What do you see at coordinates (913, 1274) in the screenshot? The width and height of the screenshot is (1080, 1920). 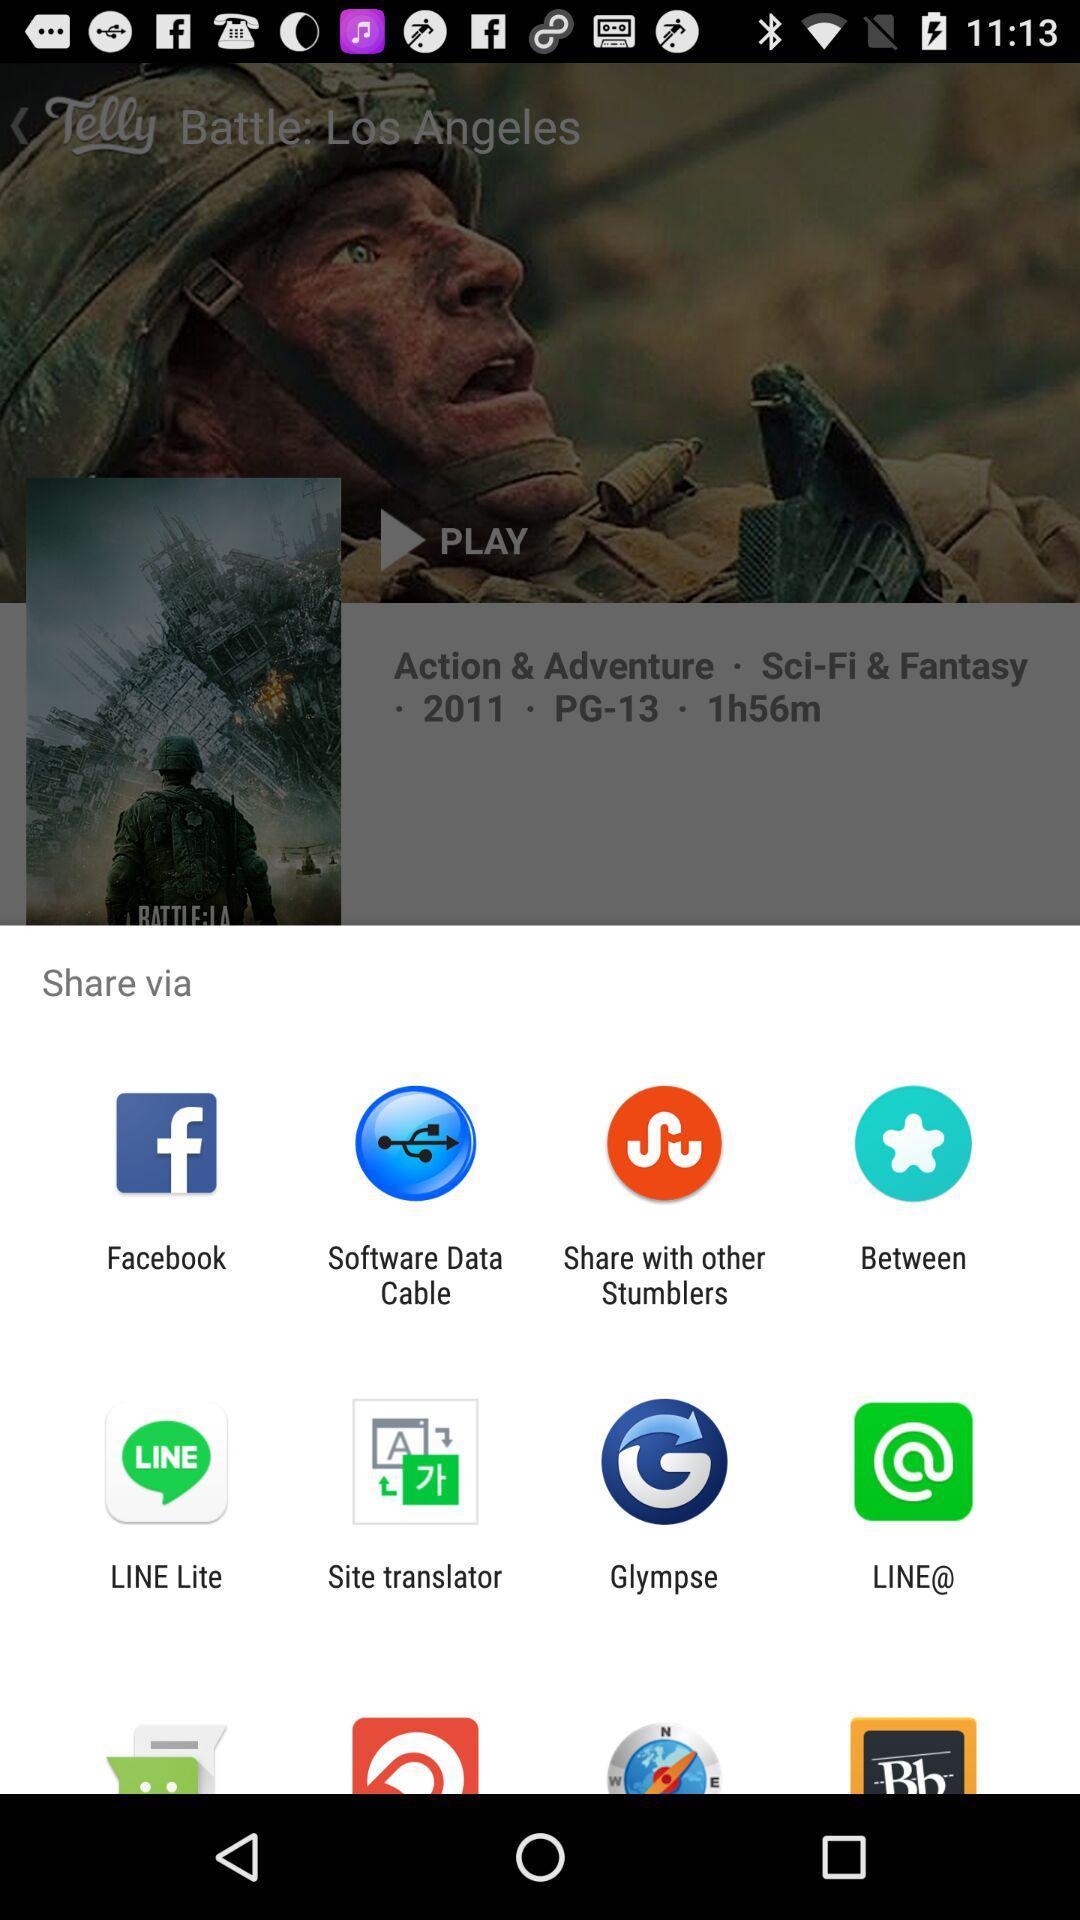 I see `item next to share with other` at bounding box center [913, 1274].